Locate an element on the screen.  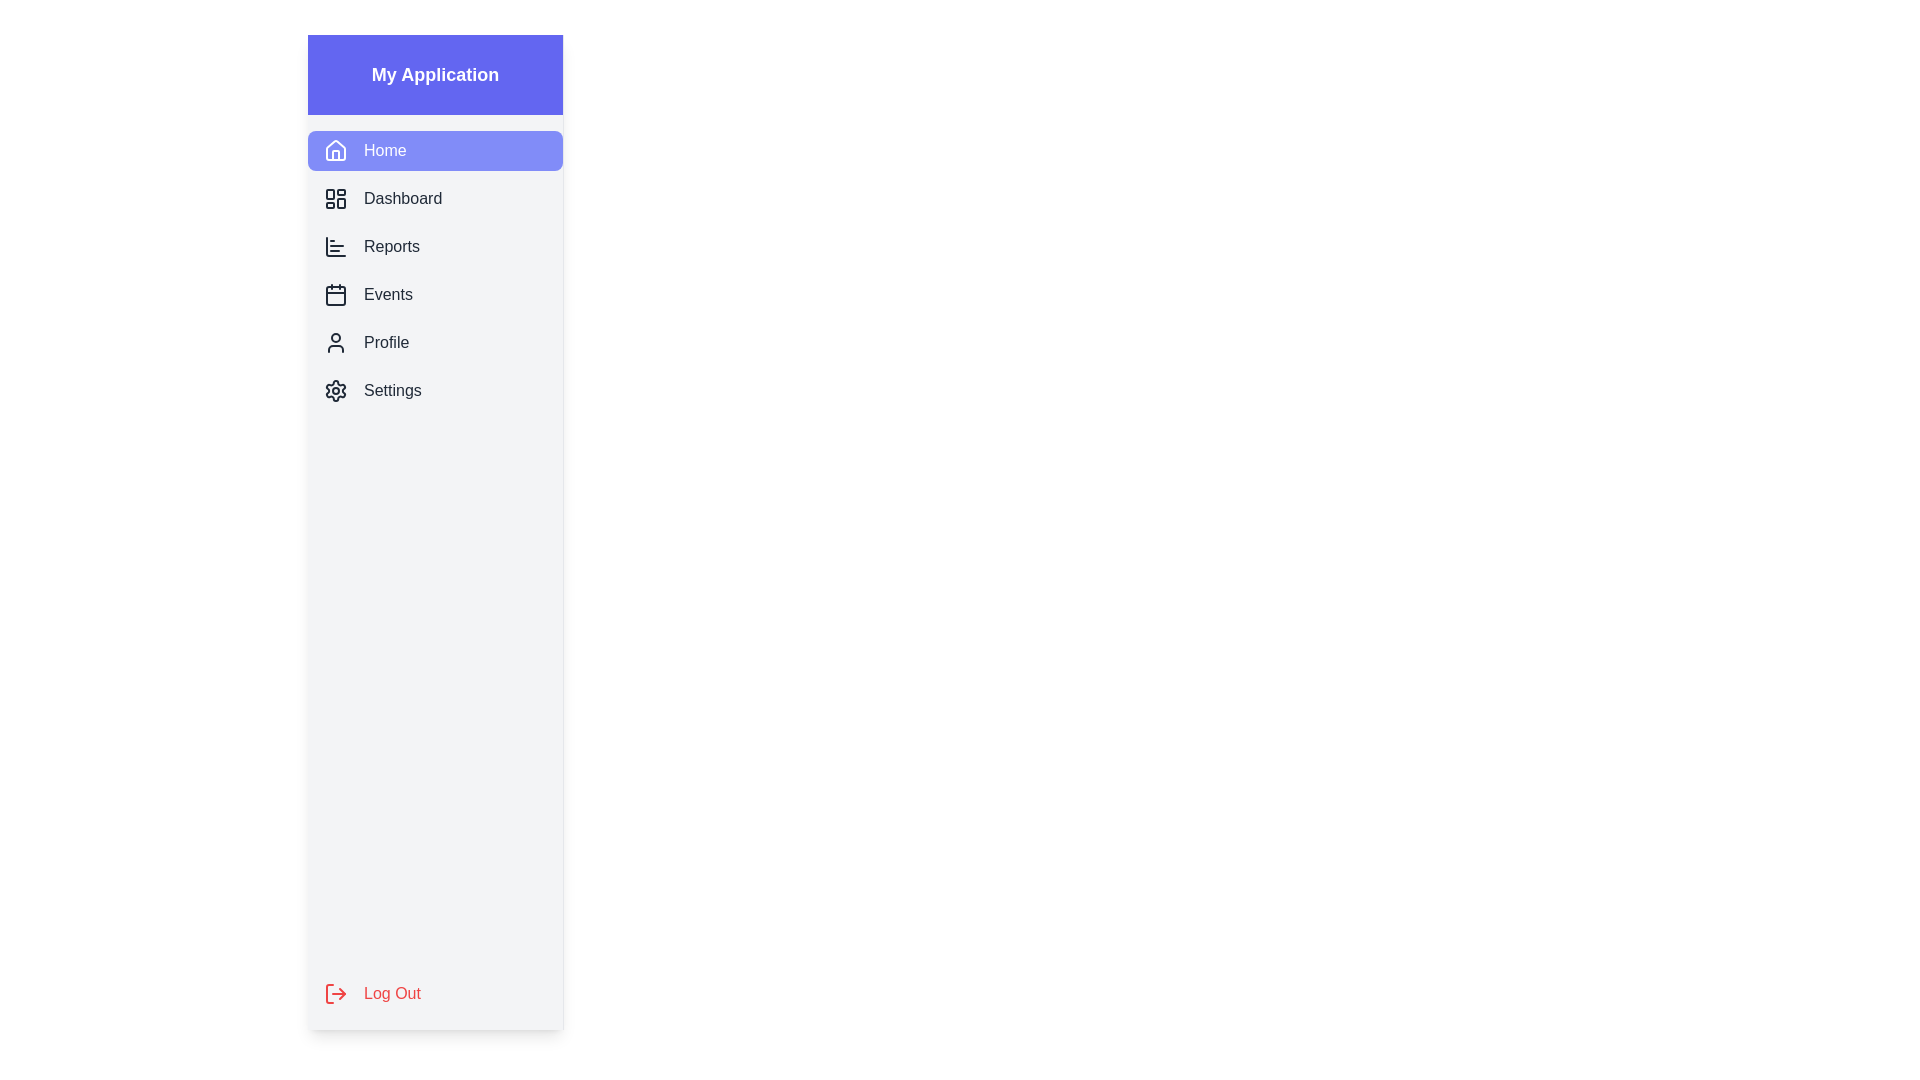
the 'Events' navigation link in the vertical menu, which is the fourth entry below 'Reports' and above 'Profile' is located at coordinates (388, 294).